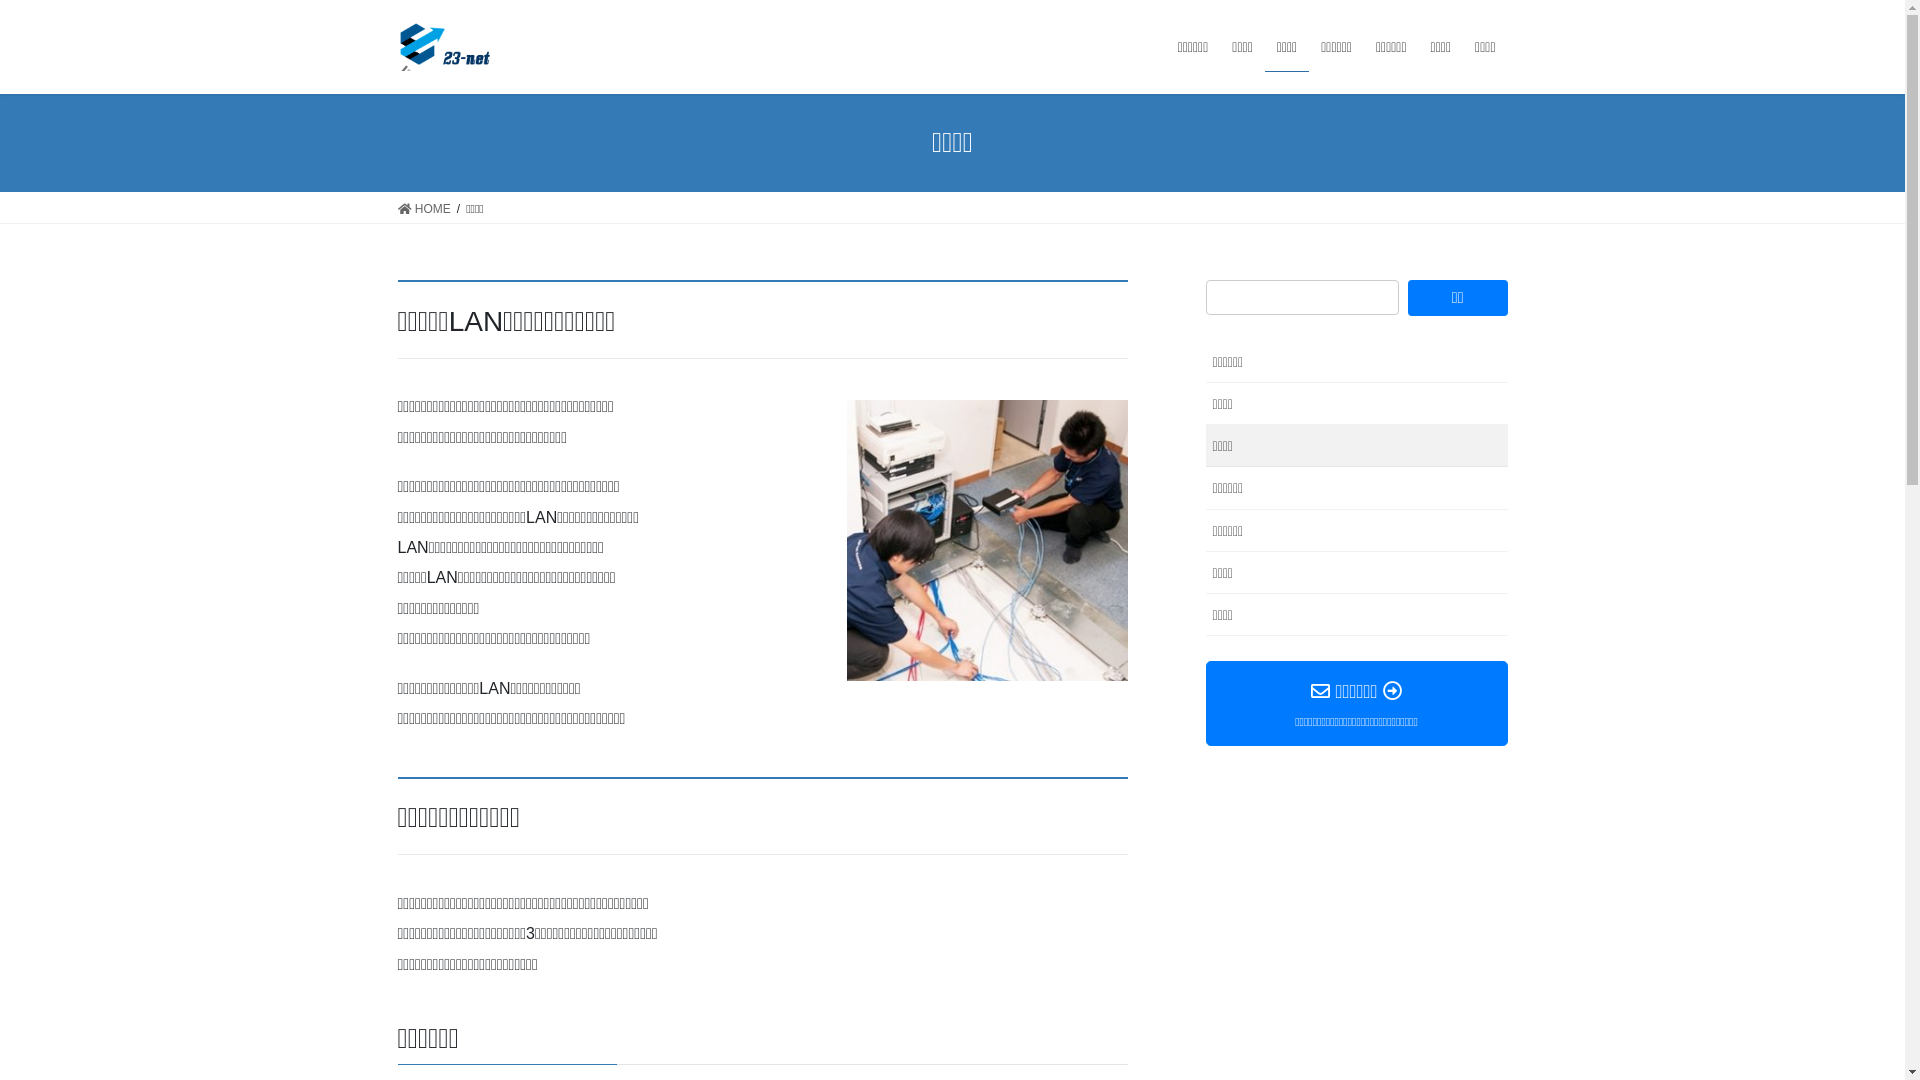 The height and width of the screenshot is (1080, 1920). I want to click on 'HOME', so click(398, 208).